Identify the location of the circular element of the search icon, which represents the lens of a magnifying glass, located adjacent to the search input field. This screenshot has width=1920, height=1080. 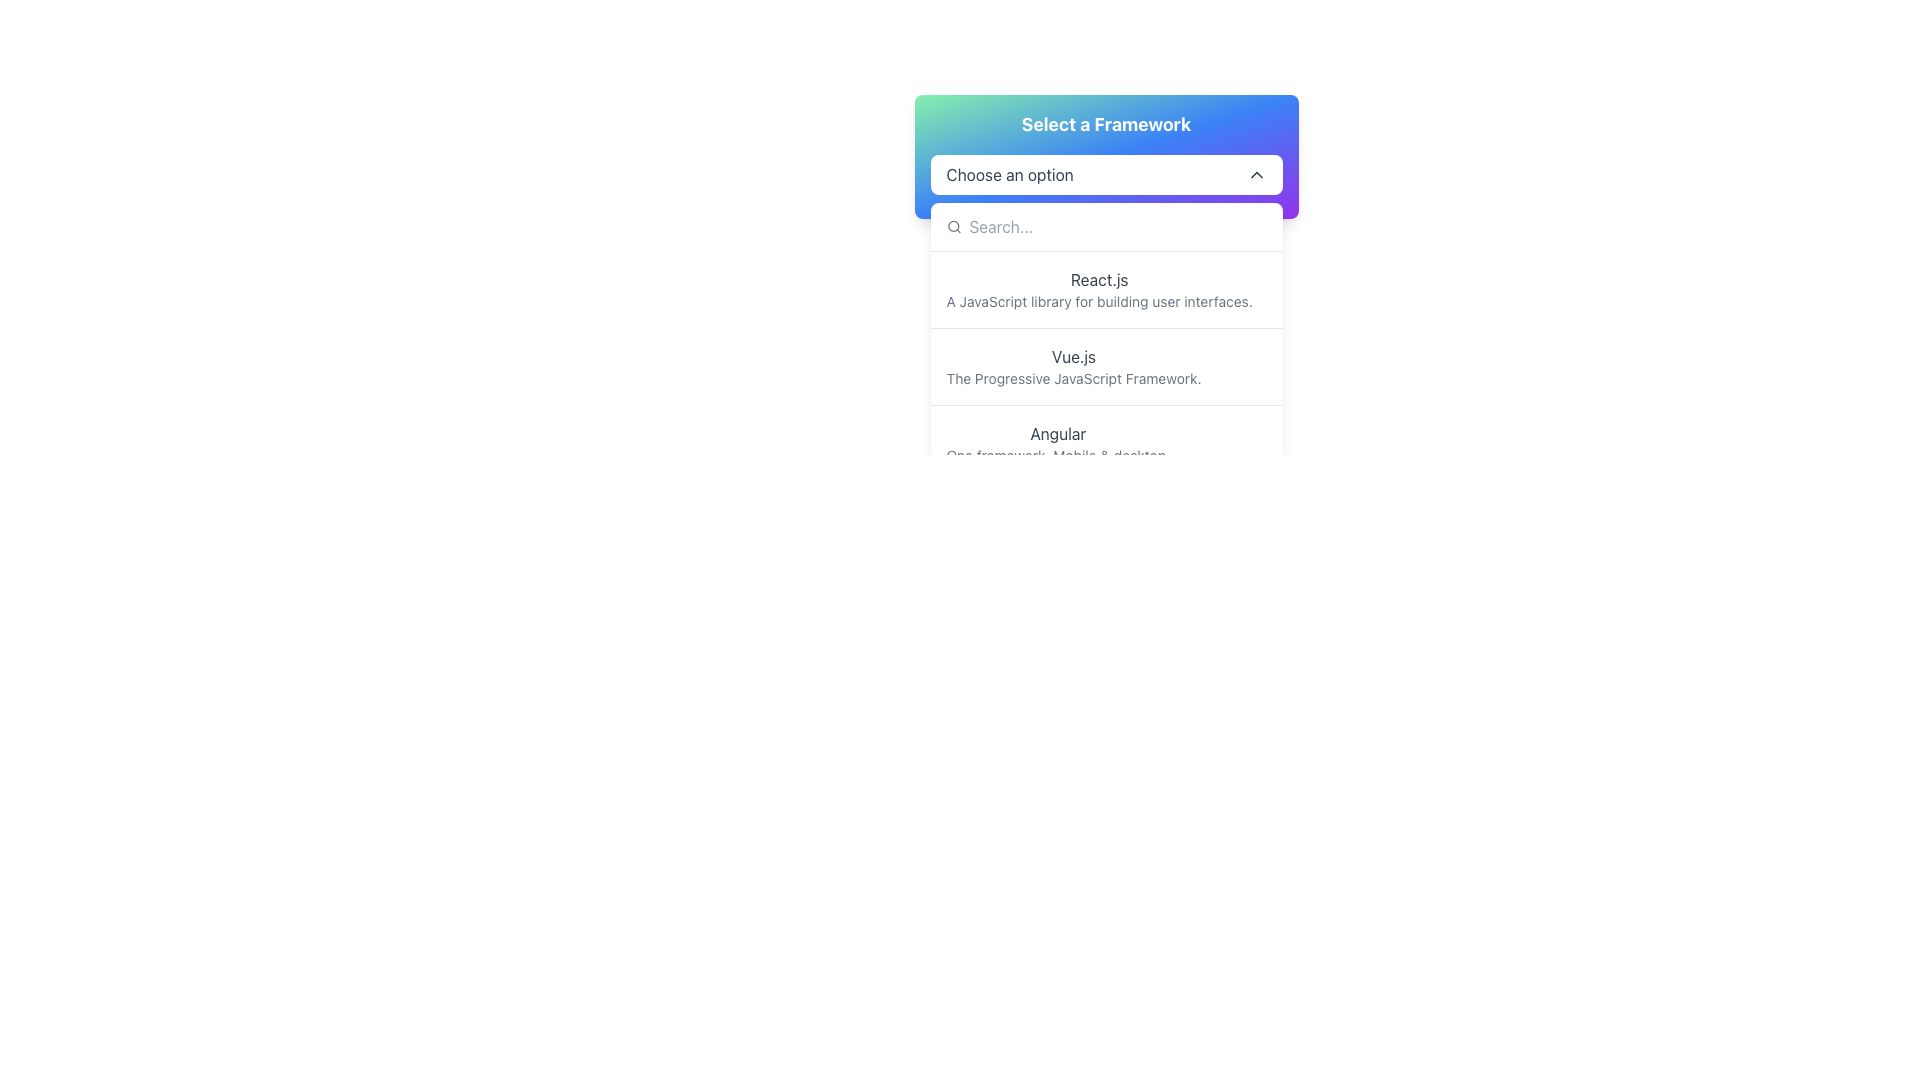
(952, 225).